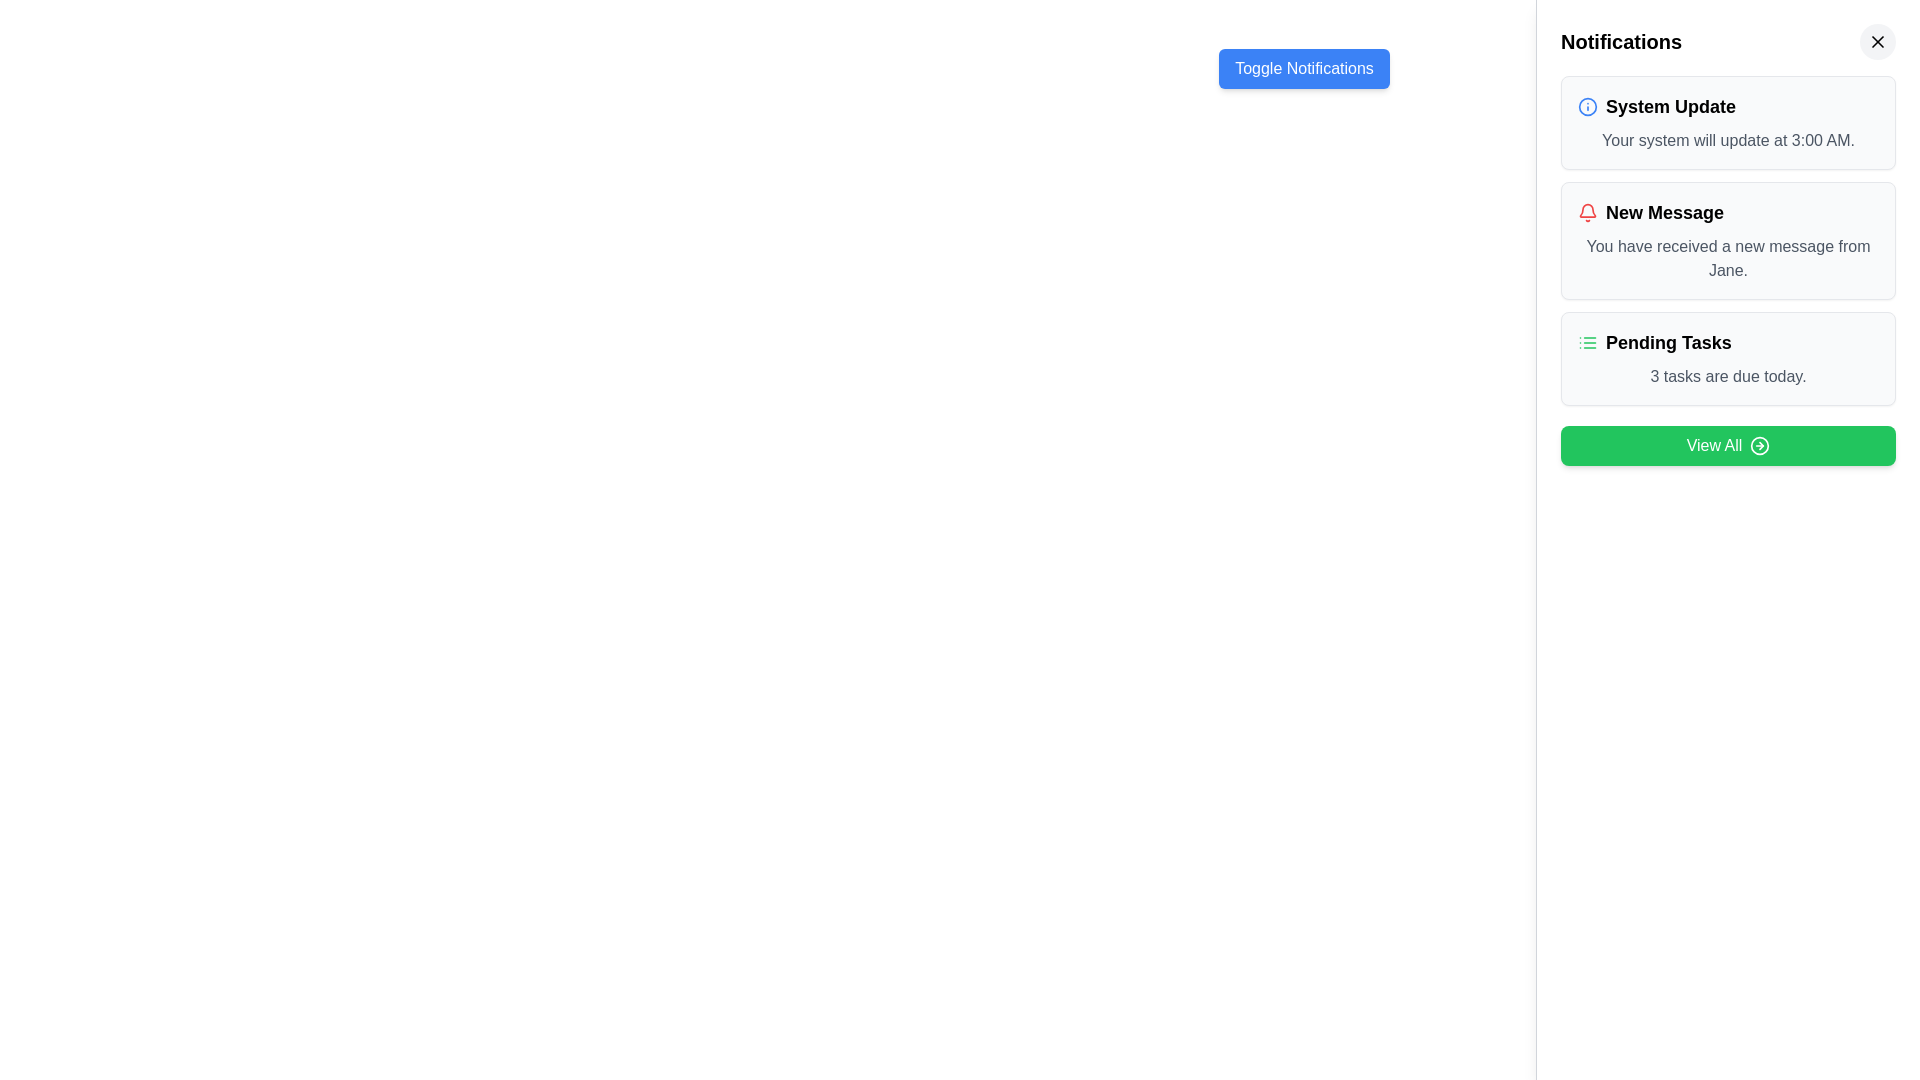 The height and width of the screenshot is (1080, 1920). What do you see at coordinates (1727, 357) in the screenshot?
I see `notification card that indicates the number of pending tasks, located as the third entry in the list of notification cards, below 'New Message' and above the 'View All' button` at bounding box center [1727, 357].